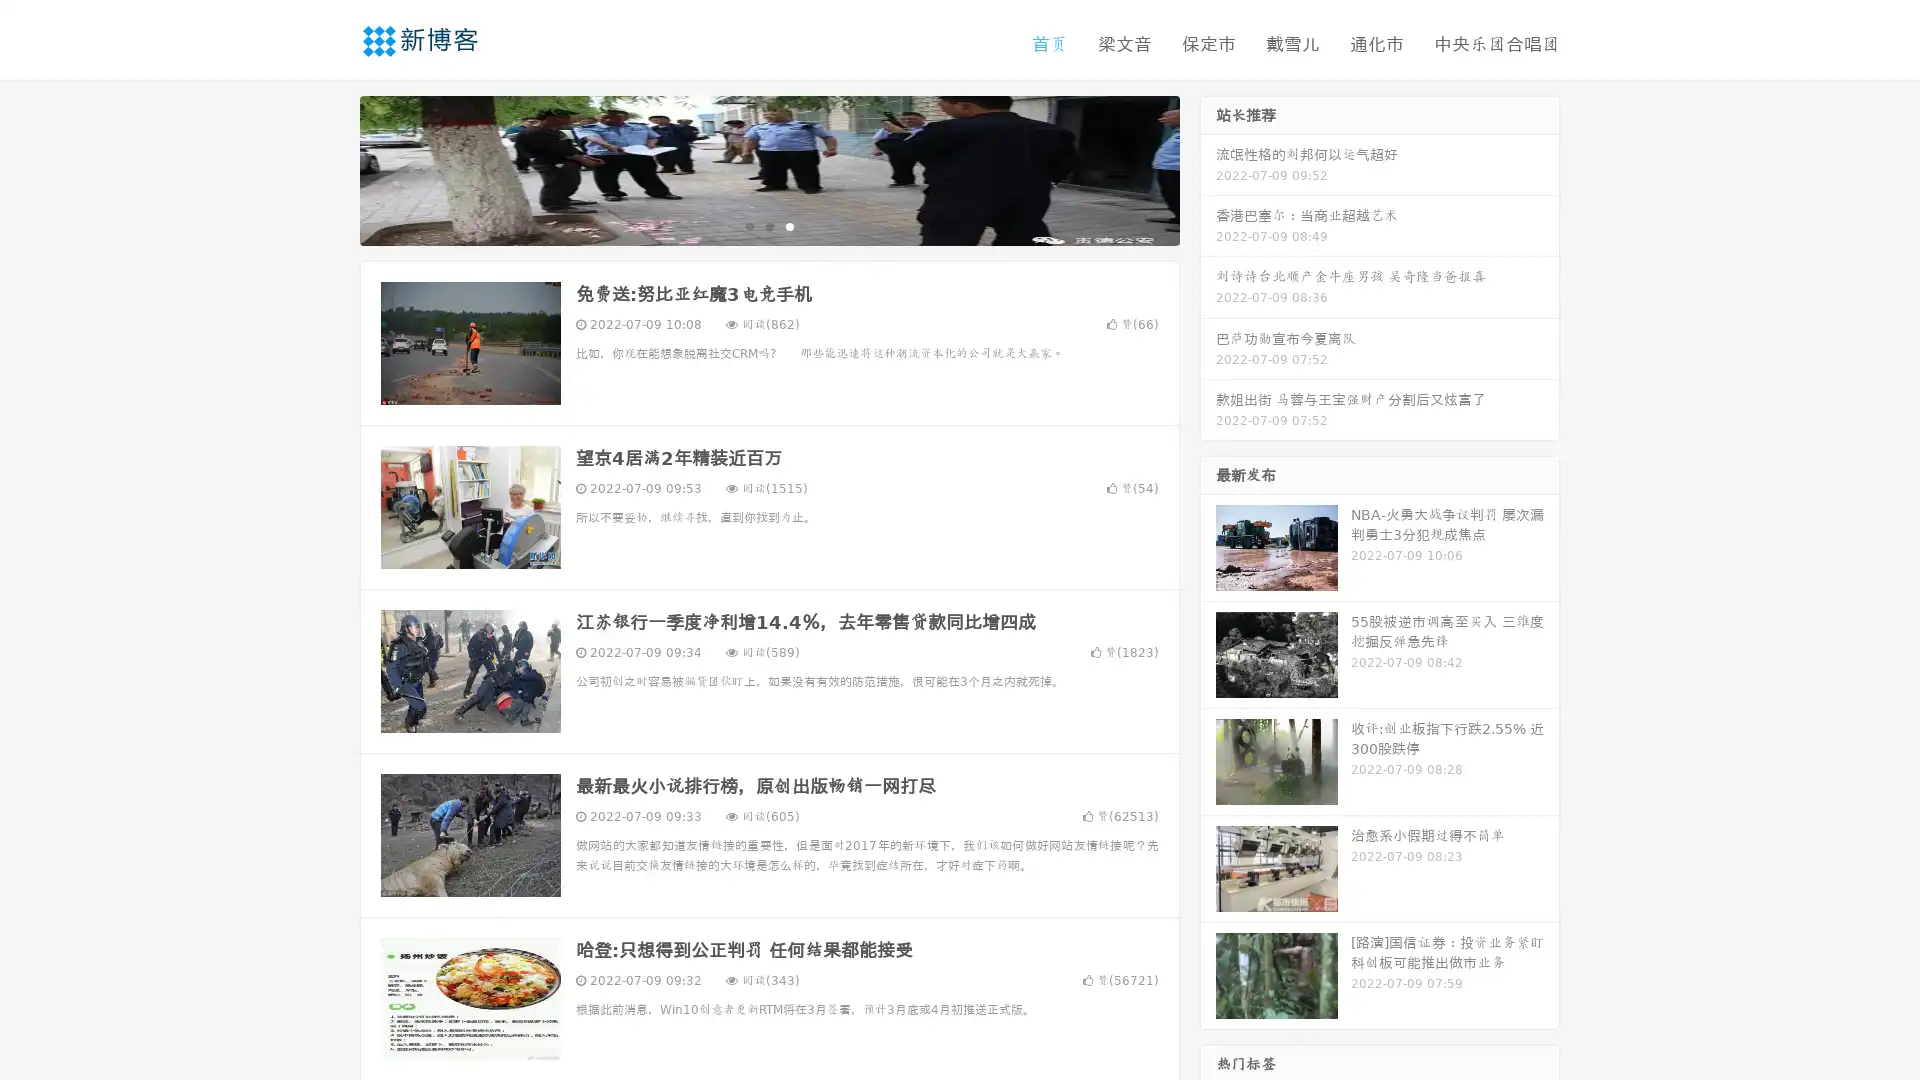 The height and width of the screenshot is (1080, 1920). What do you see at coordinates (789, 225) in the screenshot?
I see `Go to slide 3` at bounding box center [789, 225].